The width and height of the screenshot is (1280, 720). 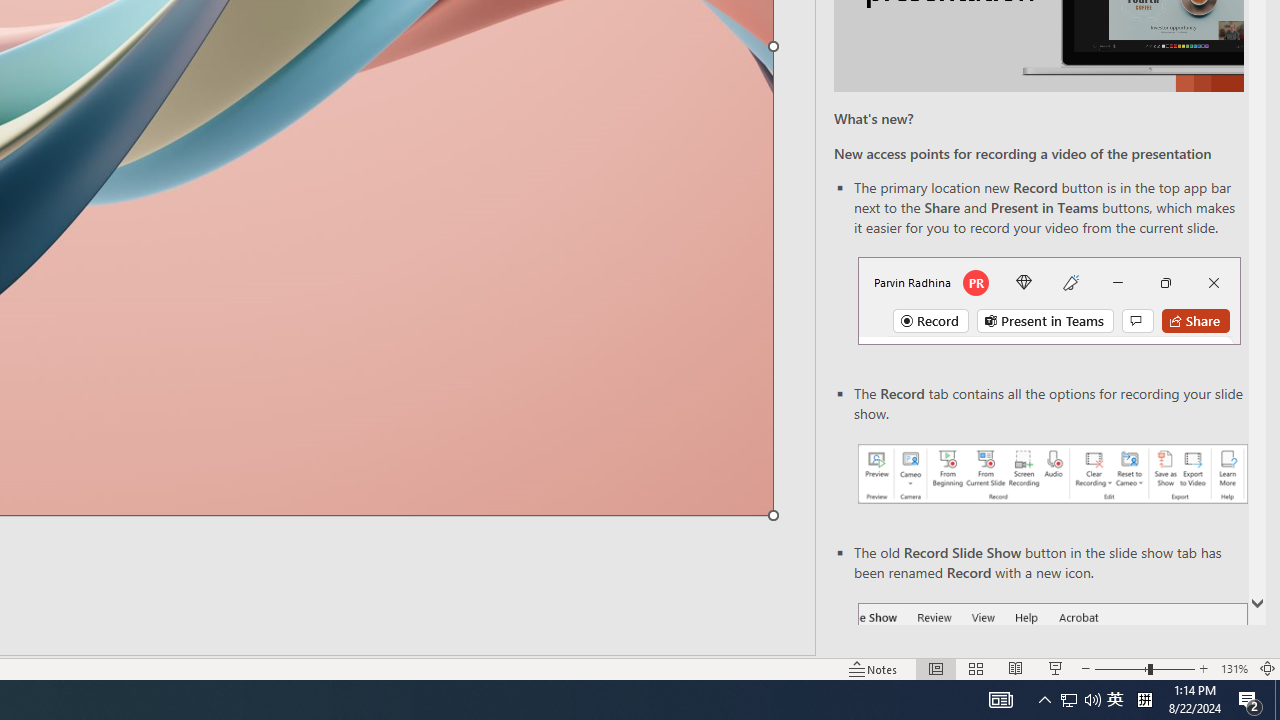 What do you see at coordinates (976, 669) in the screenshot?
I see `'Slide Sorter'` at bounding box center [976, 669].